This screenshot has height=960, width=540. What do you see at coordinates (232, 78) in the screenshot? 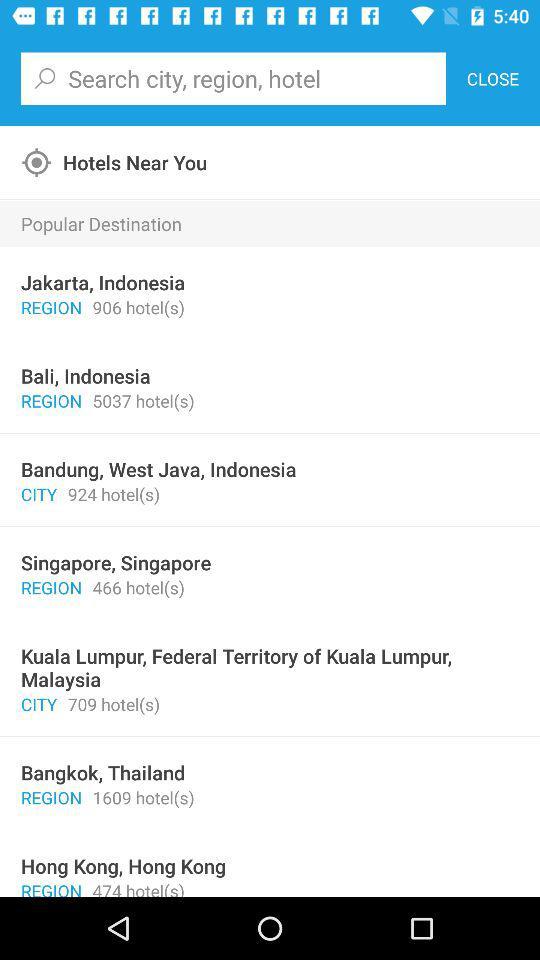
I see `the item to the left of close icon` at bounding box center [232, 78].